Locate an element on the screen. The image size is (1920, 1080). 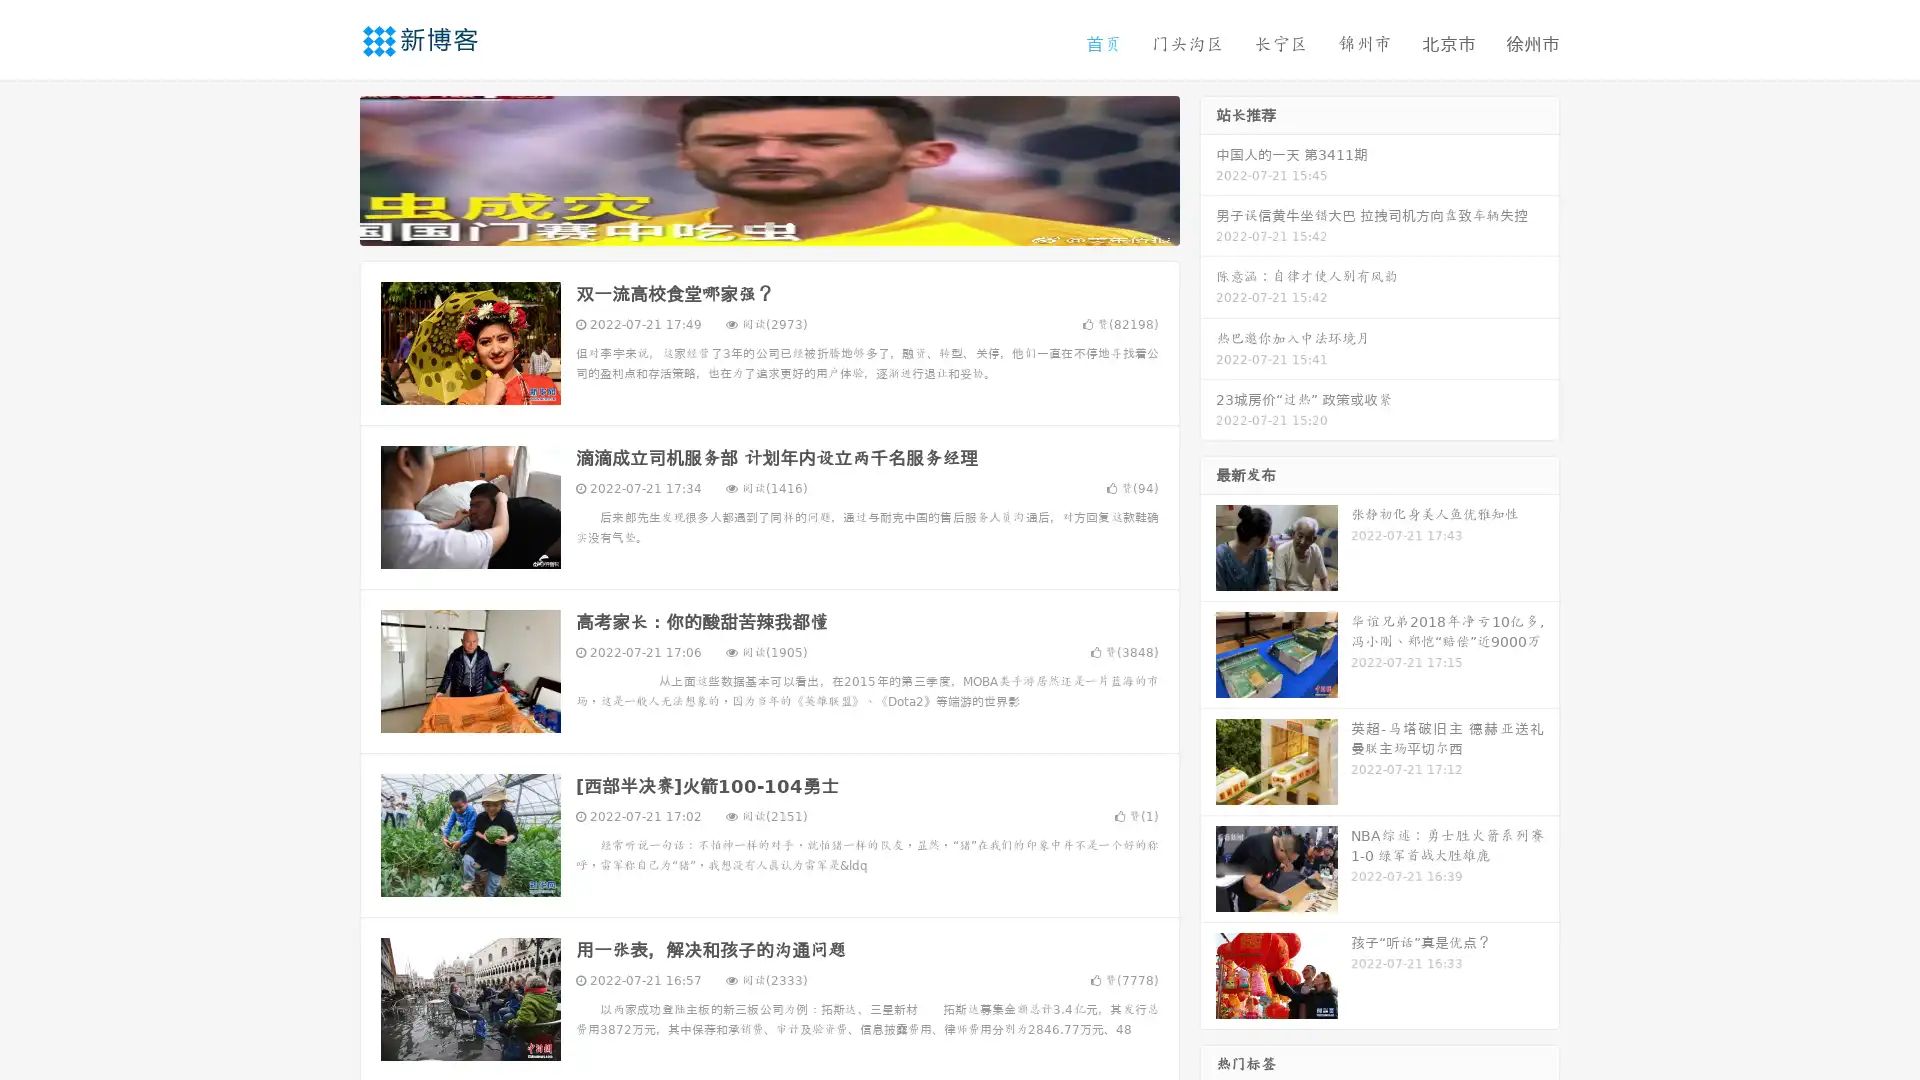
Go to slide 3 is located at coordinates (789, 225).